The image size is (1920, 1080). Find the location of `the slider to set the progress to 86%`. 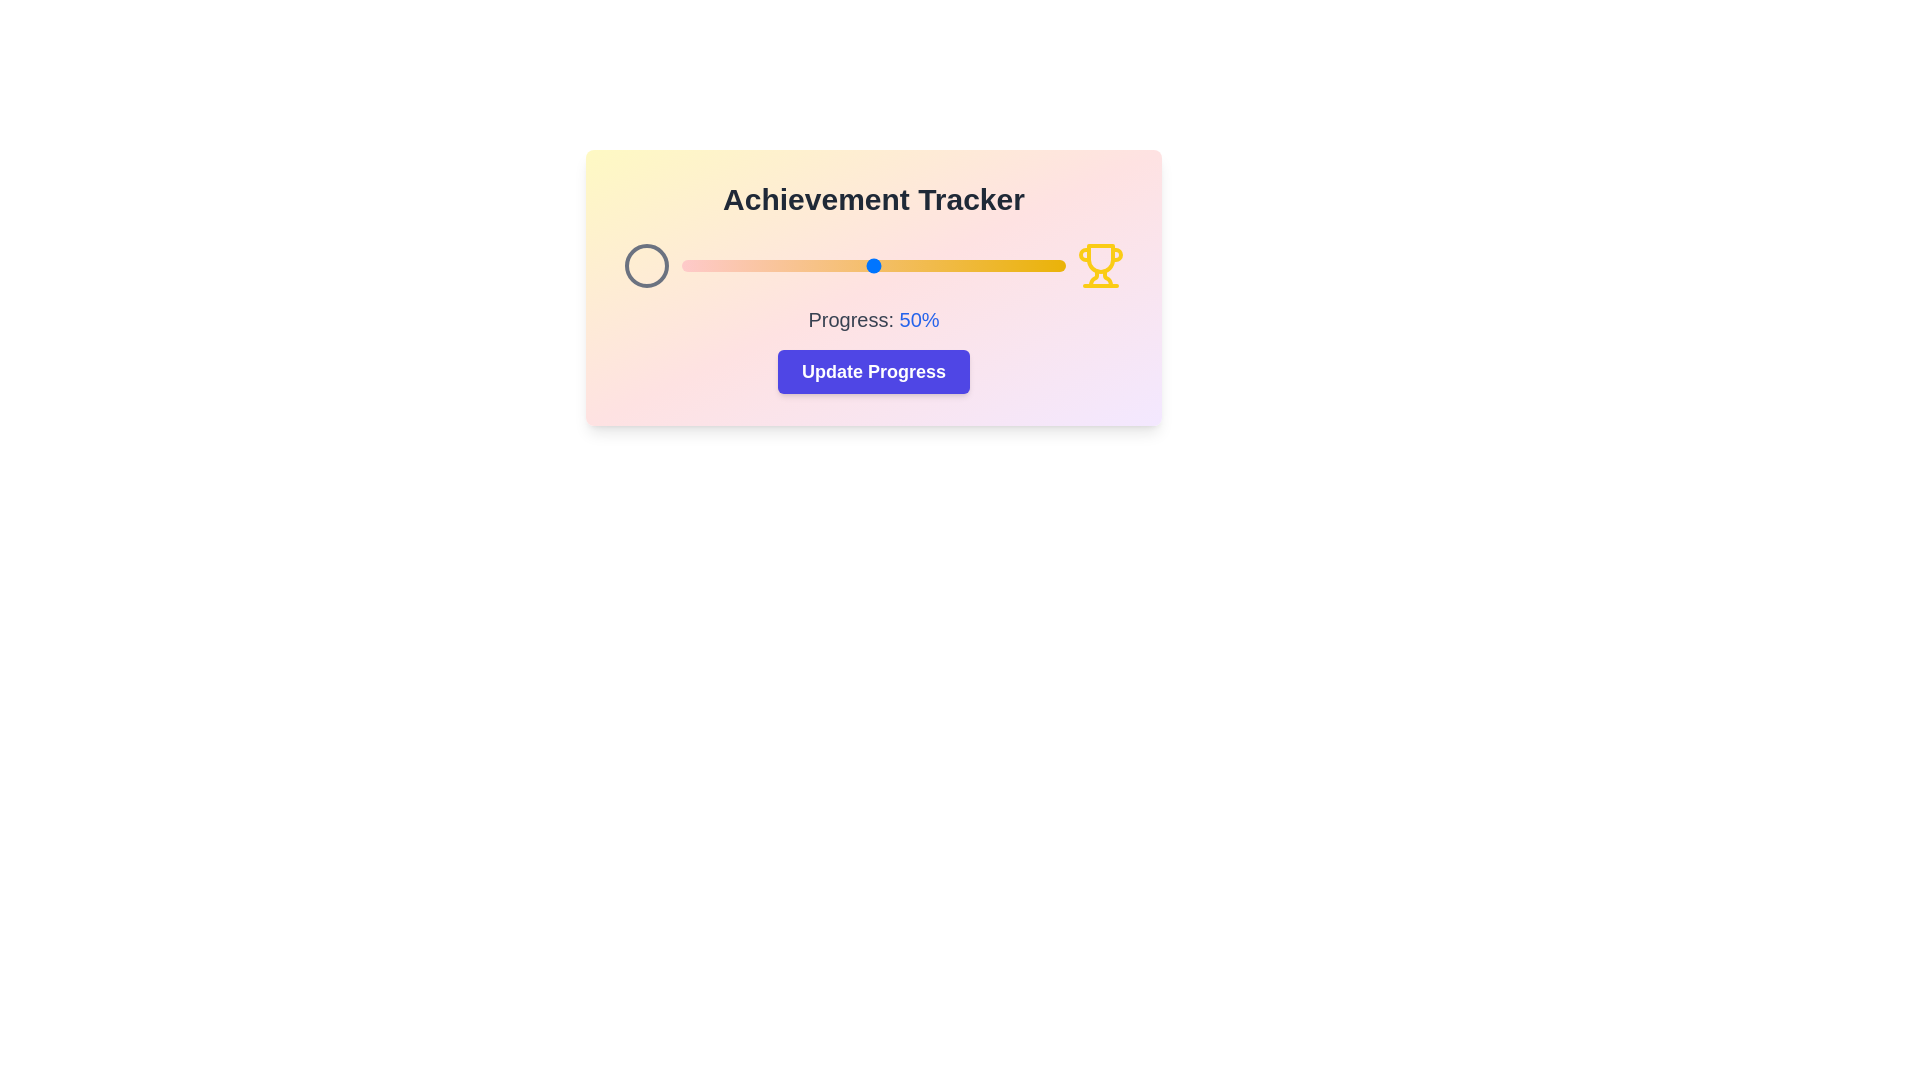

the slider to set the progress to 86% is located at coordinates (1012, 265).